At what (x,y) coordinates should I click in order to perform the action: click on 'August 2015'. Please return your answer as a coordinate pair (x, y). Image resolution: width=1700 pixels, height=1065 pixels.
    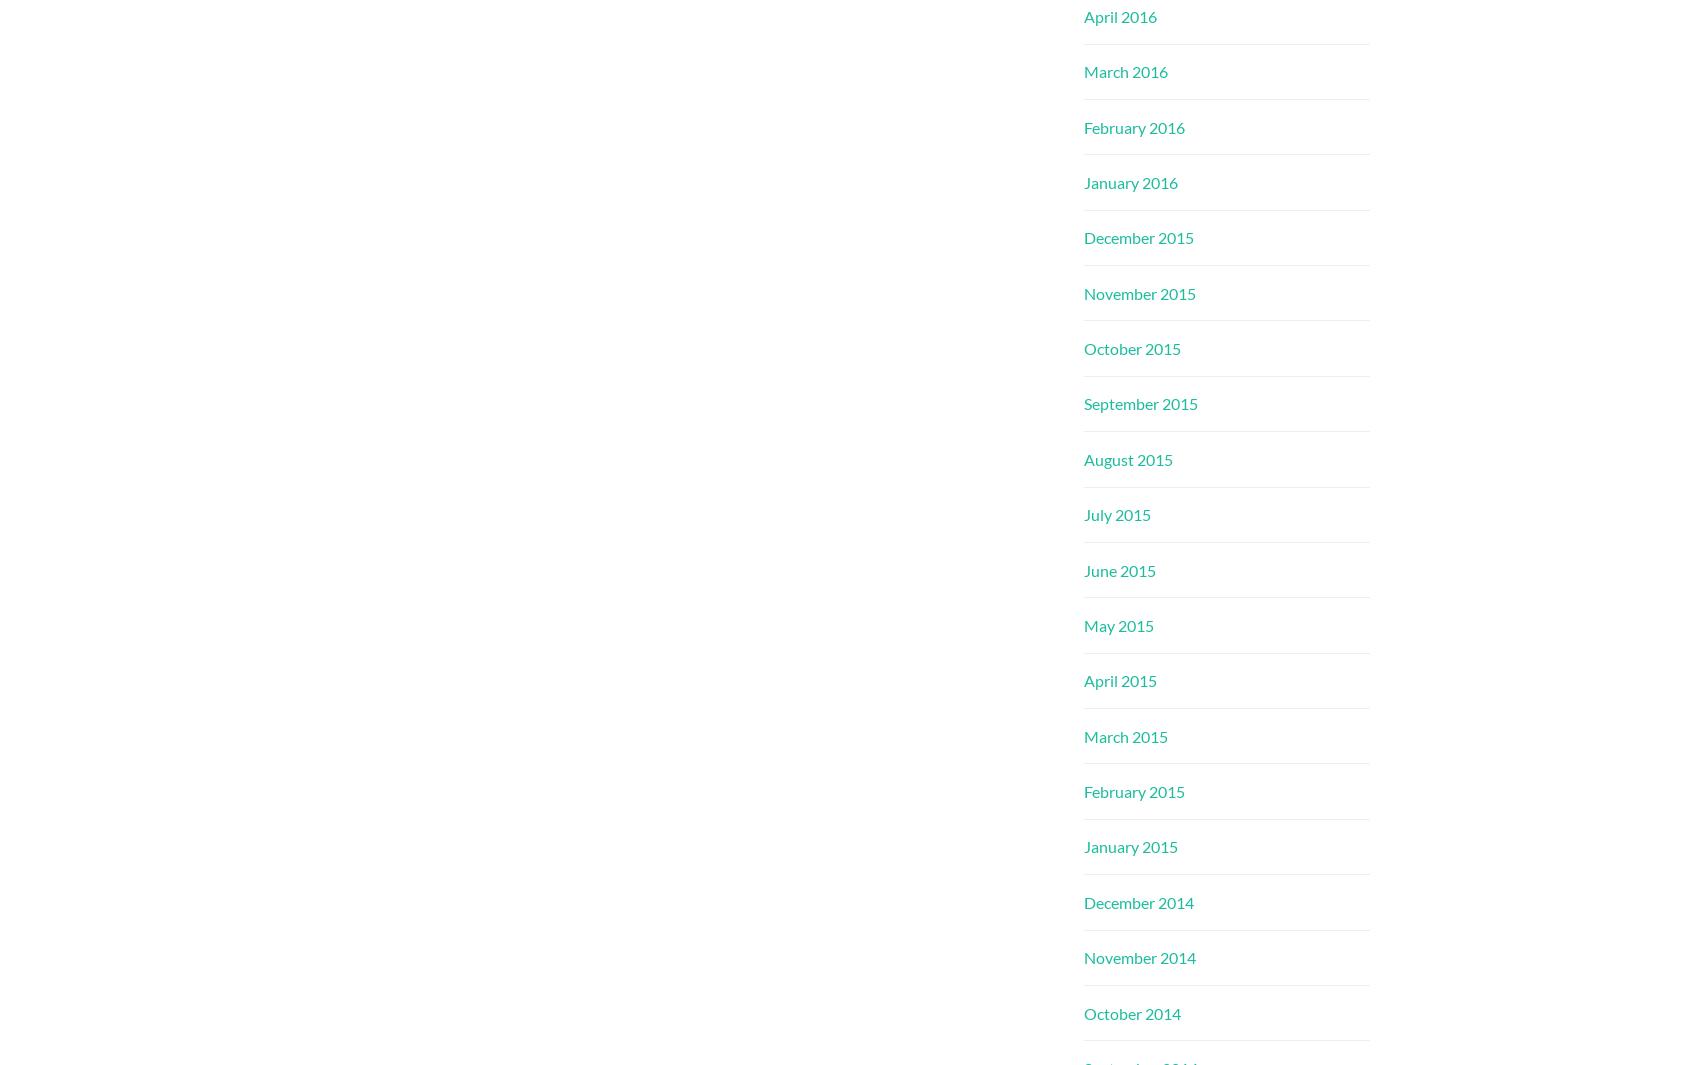
    Looking at the image, I should click on (1128, 457).